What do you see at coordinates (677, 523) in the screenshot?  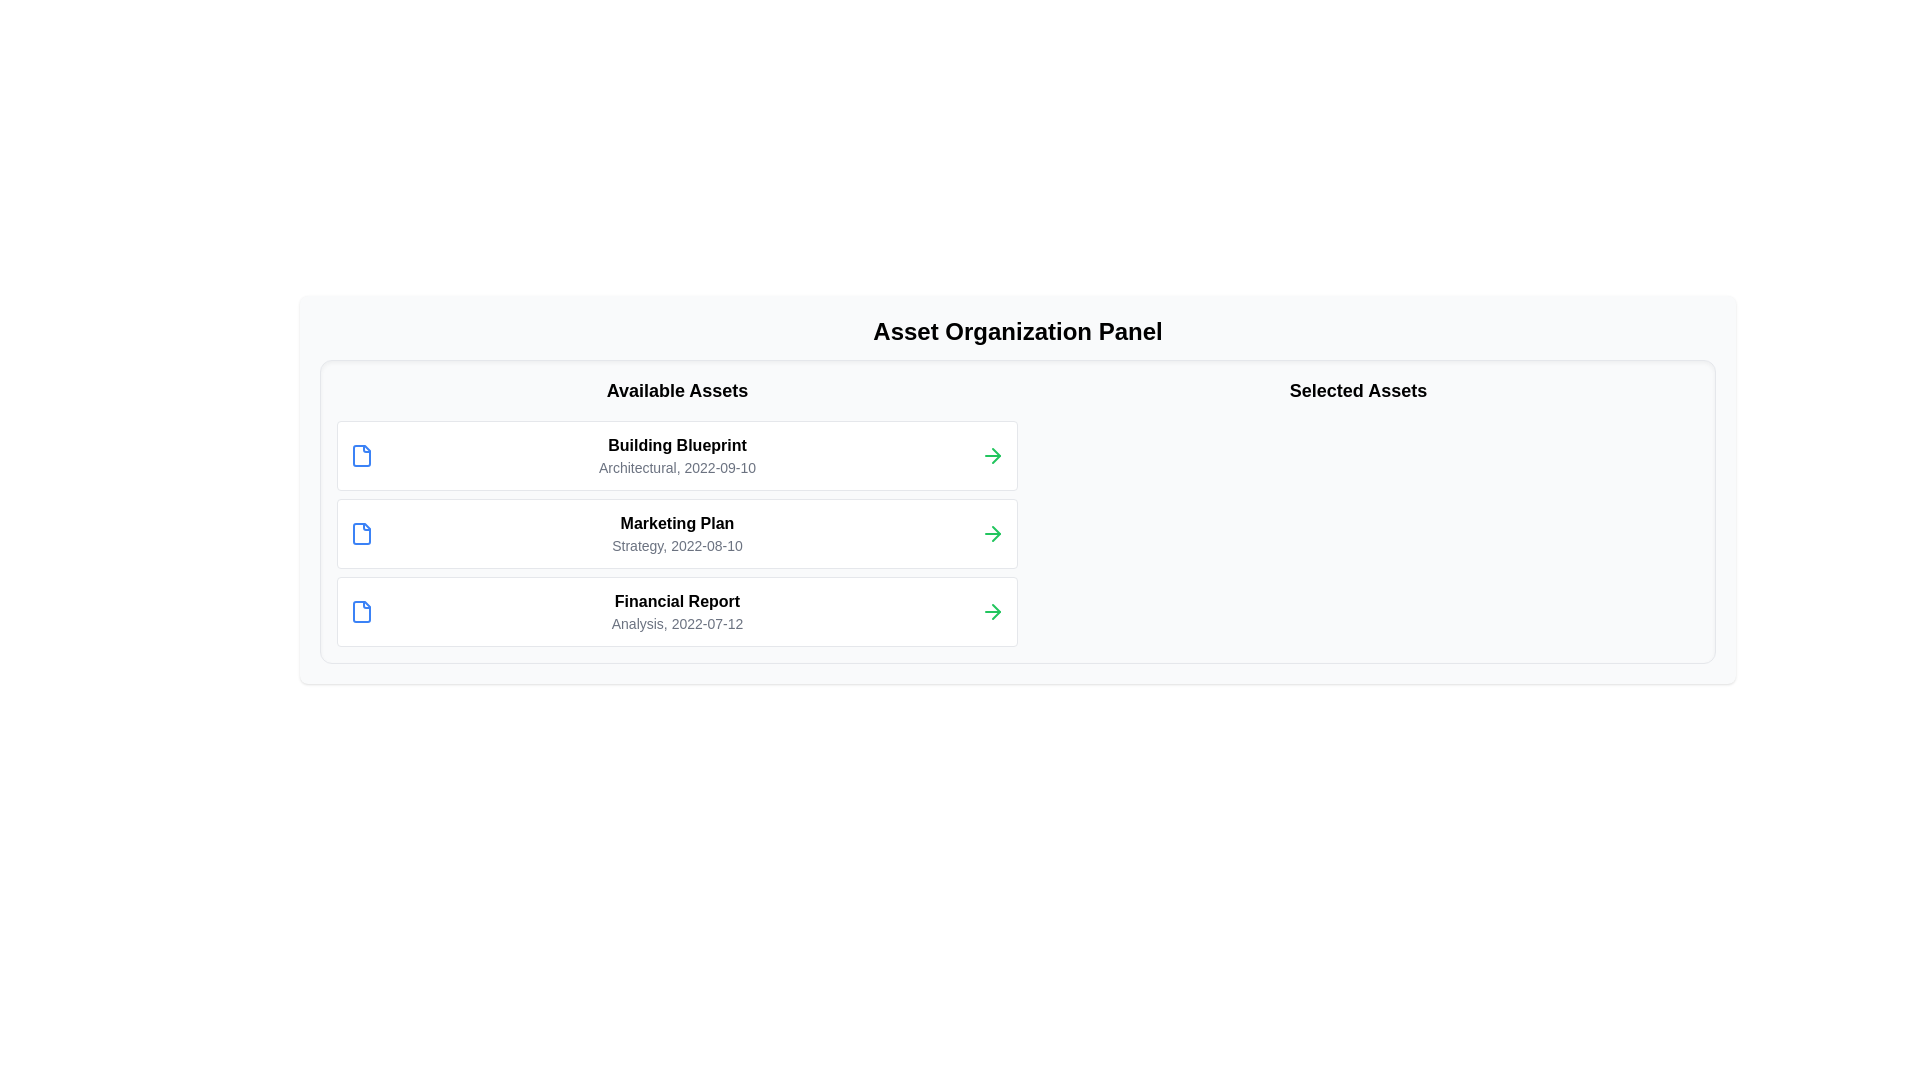 I see `the title text element located above the text 'Strategy, 2022-08-10' in the 'Available Assets' section` at bounding box center [677, 523].